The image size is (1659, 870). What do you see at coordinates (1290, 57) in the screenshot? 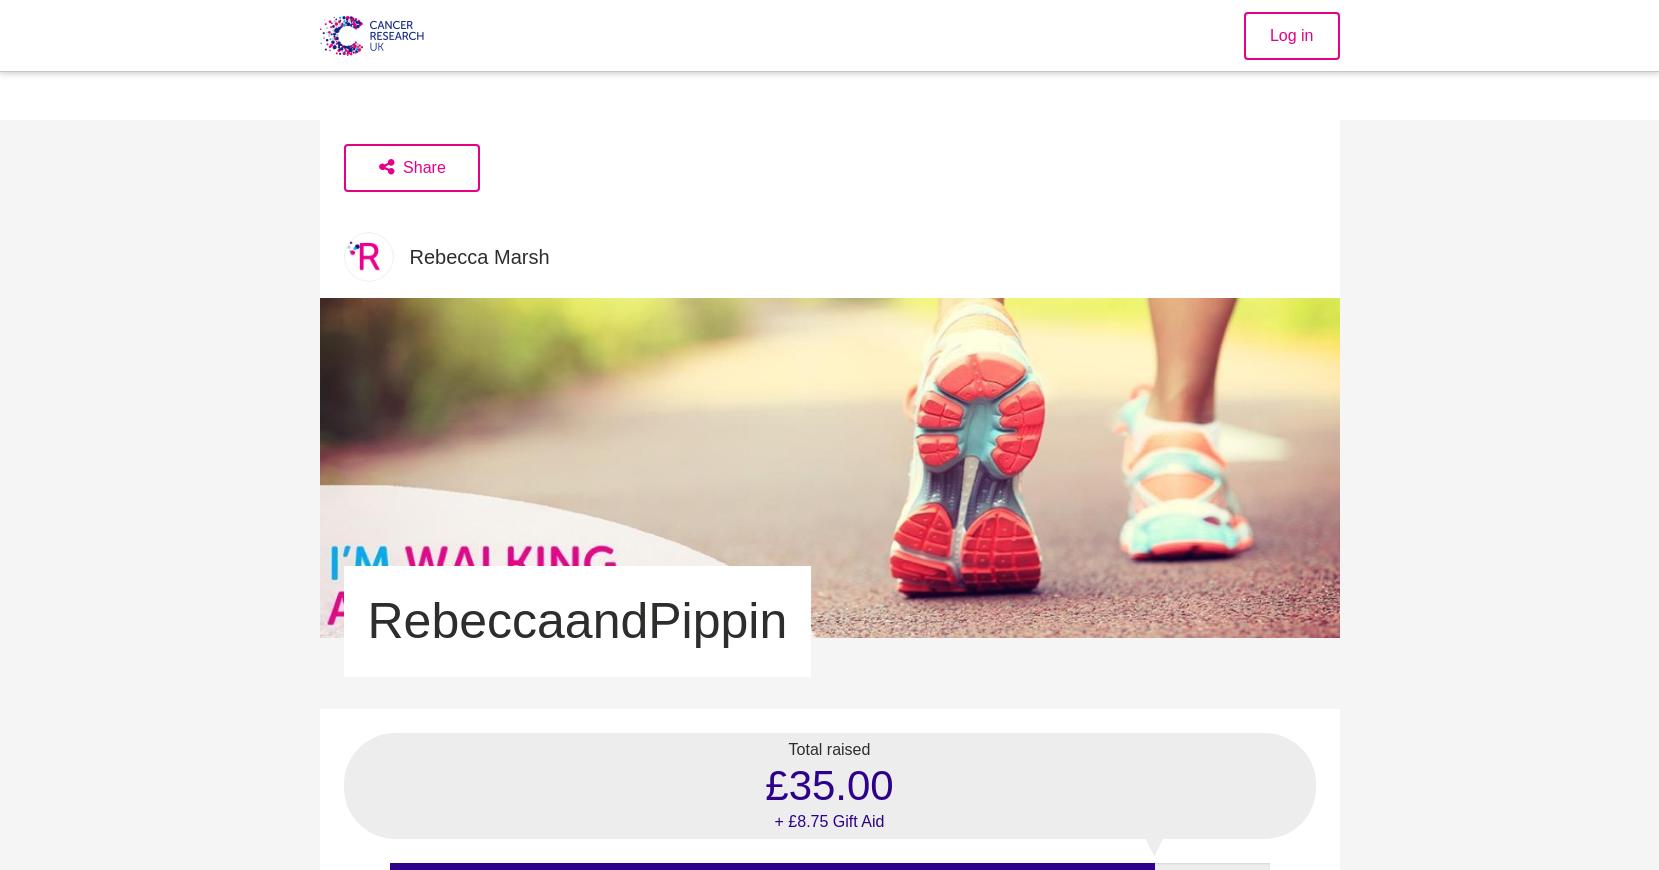
I see `'Log in'` at bounding box center [1290, 57].